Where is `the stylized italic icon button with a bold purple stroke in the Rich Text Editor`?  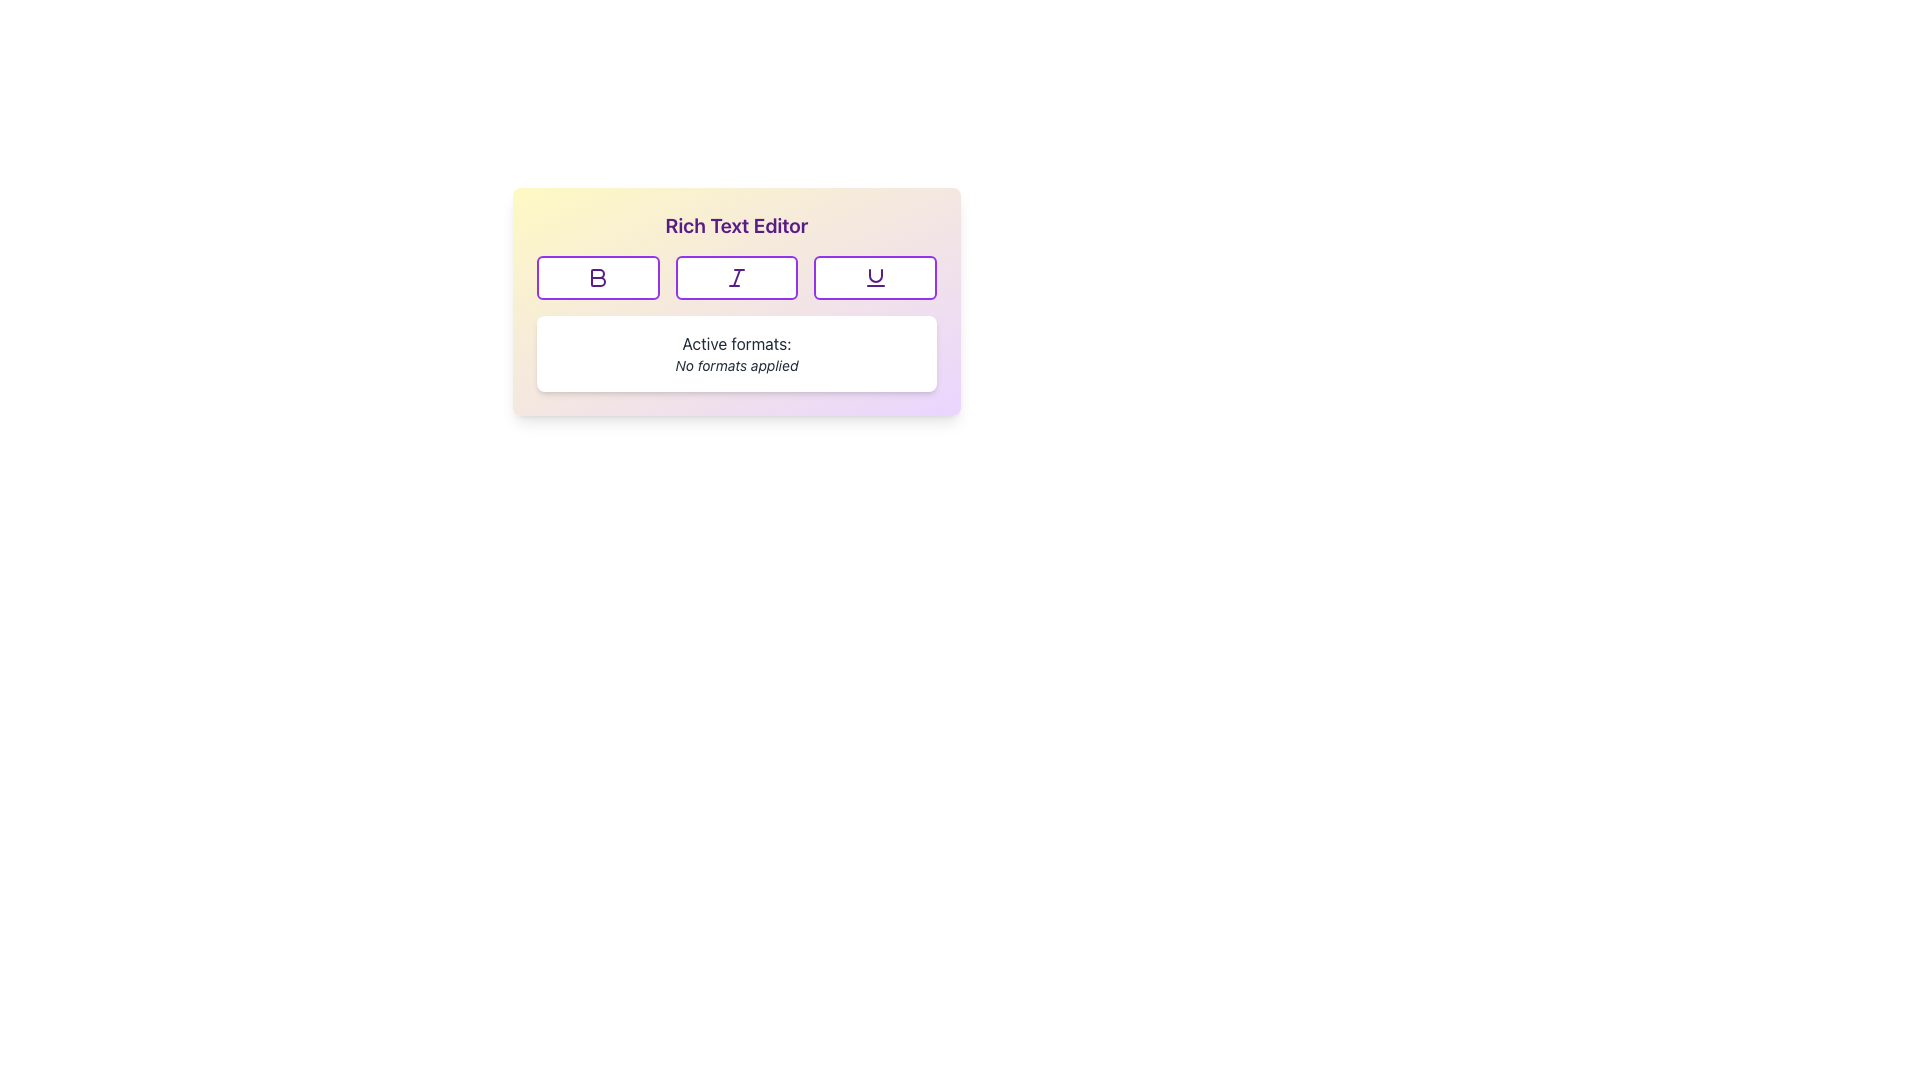 the stylized italic icon button with a bold purple stroke in the Rich Text Editor is located at coordinates (735, 277).